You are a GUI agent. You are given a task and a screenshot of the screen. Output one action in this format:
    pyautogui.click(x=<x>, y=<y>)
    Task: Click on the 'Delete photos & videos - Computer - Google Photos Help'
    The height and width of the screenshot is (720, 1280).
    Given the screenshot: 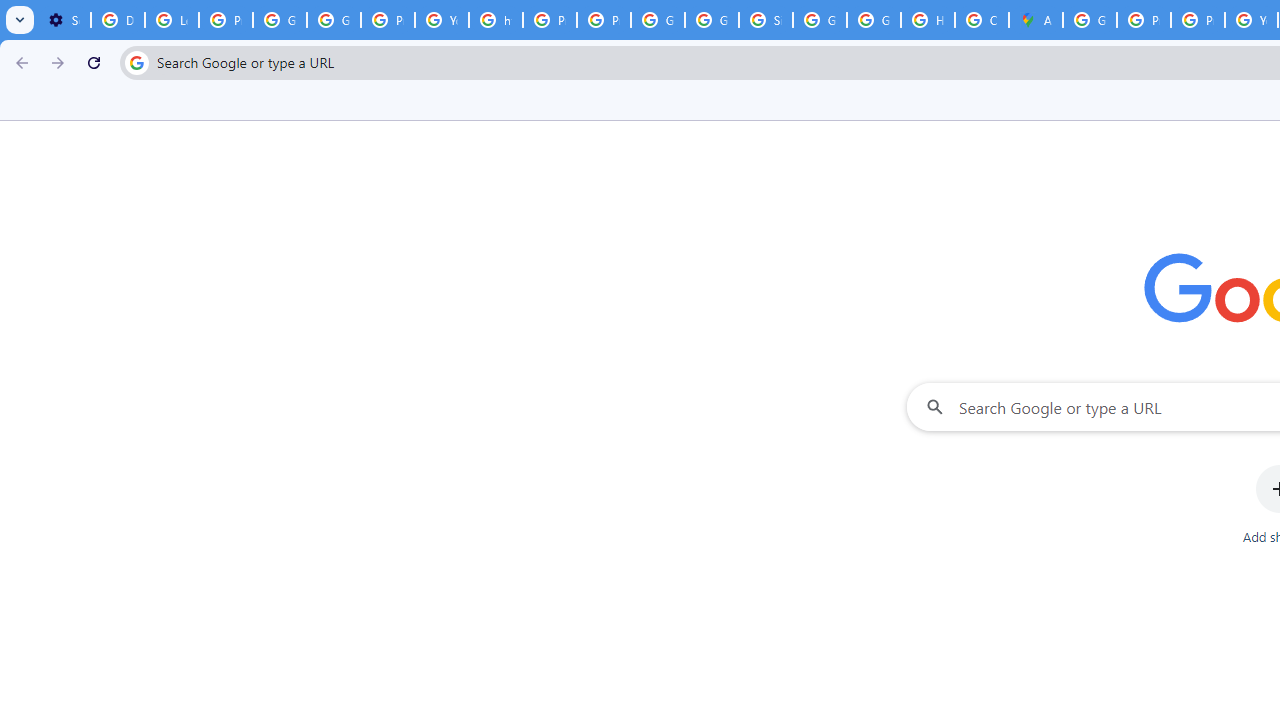 What is the action you would take?
    pyautogui.click(x=116, y=20)
    